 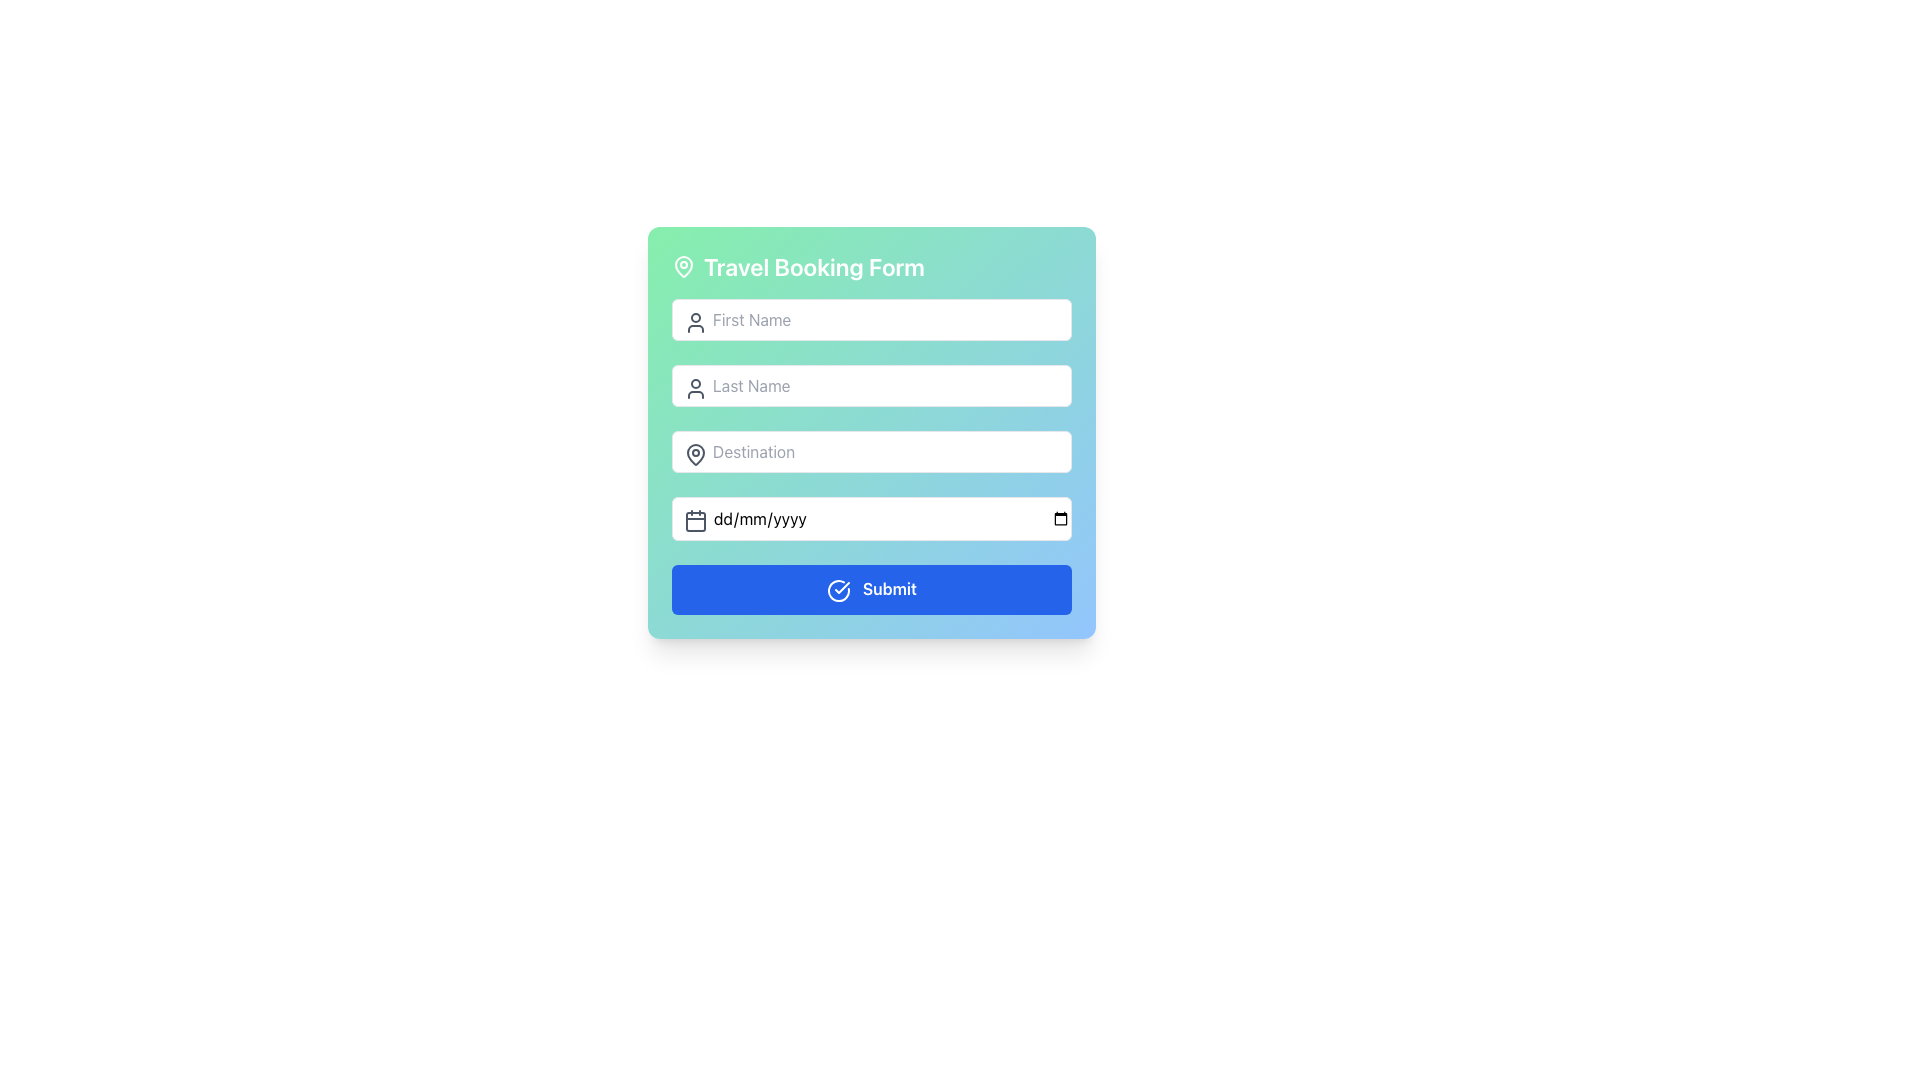 I want to click on the location pin icon that is styled with a gray color and has a hollow center, positioned to the left of the 'Destination' input box in the travel booking form, so click(x=696, y=455).